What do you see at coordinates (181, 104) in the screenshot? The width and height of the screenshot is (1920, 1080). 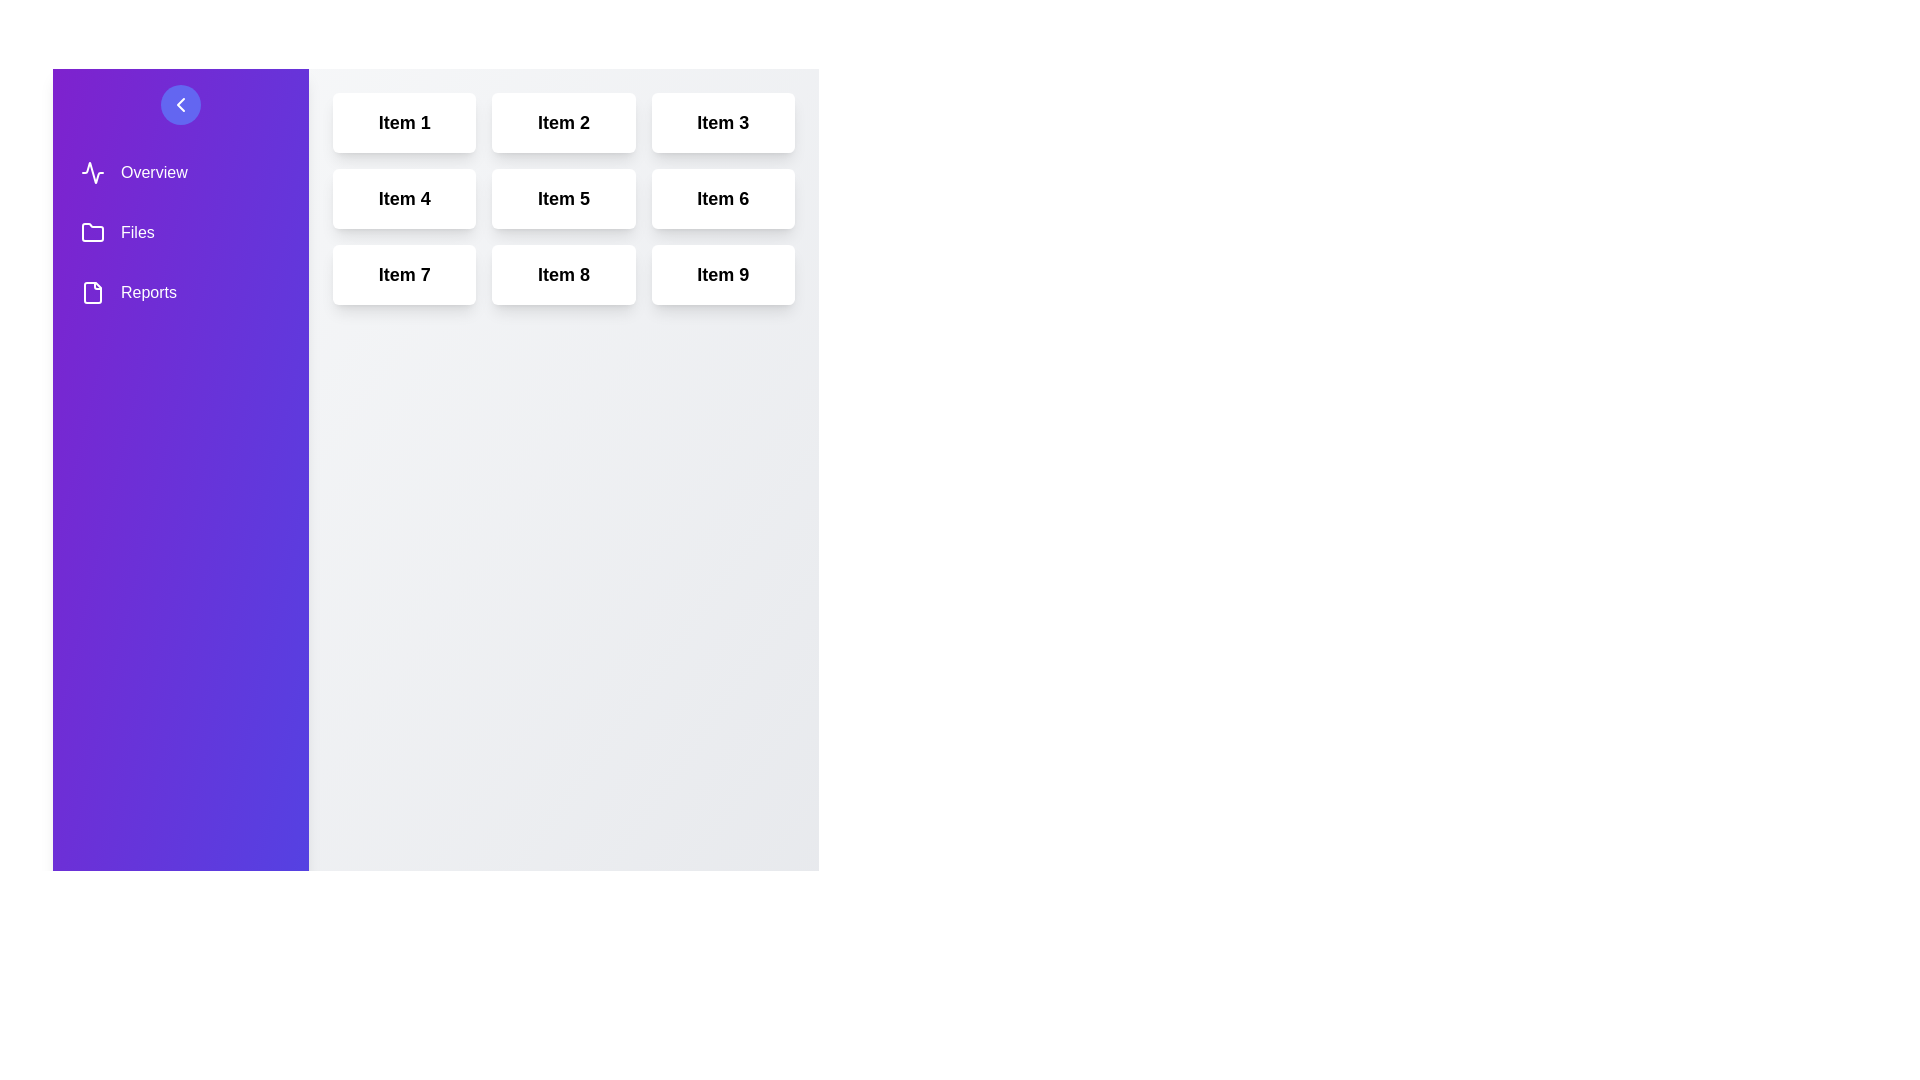 I see `sidebar toggle button to toggle the sidebar visibility` at bounding box center [181, 104].